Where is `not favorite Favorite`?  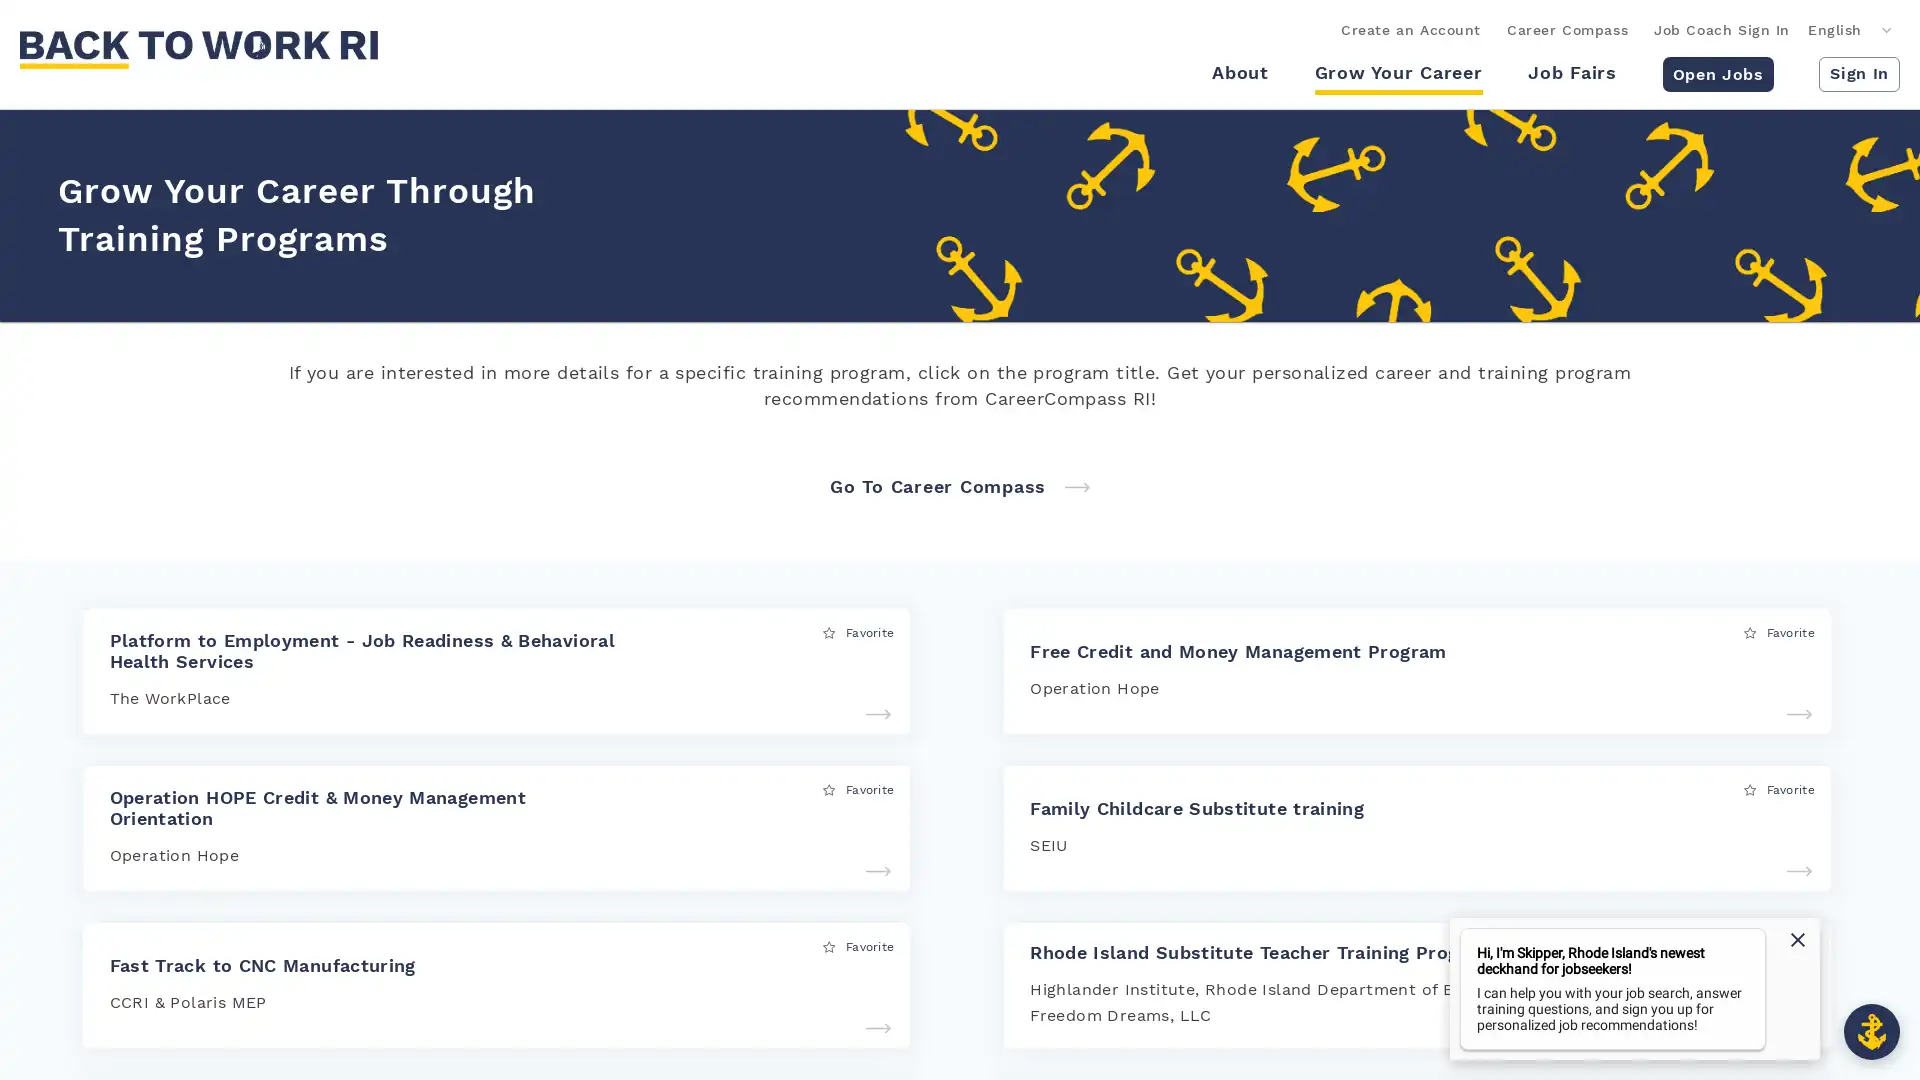 not favorite Favorite is located at coordinates (1779, 788).